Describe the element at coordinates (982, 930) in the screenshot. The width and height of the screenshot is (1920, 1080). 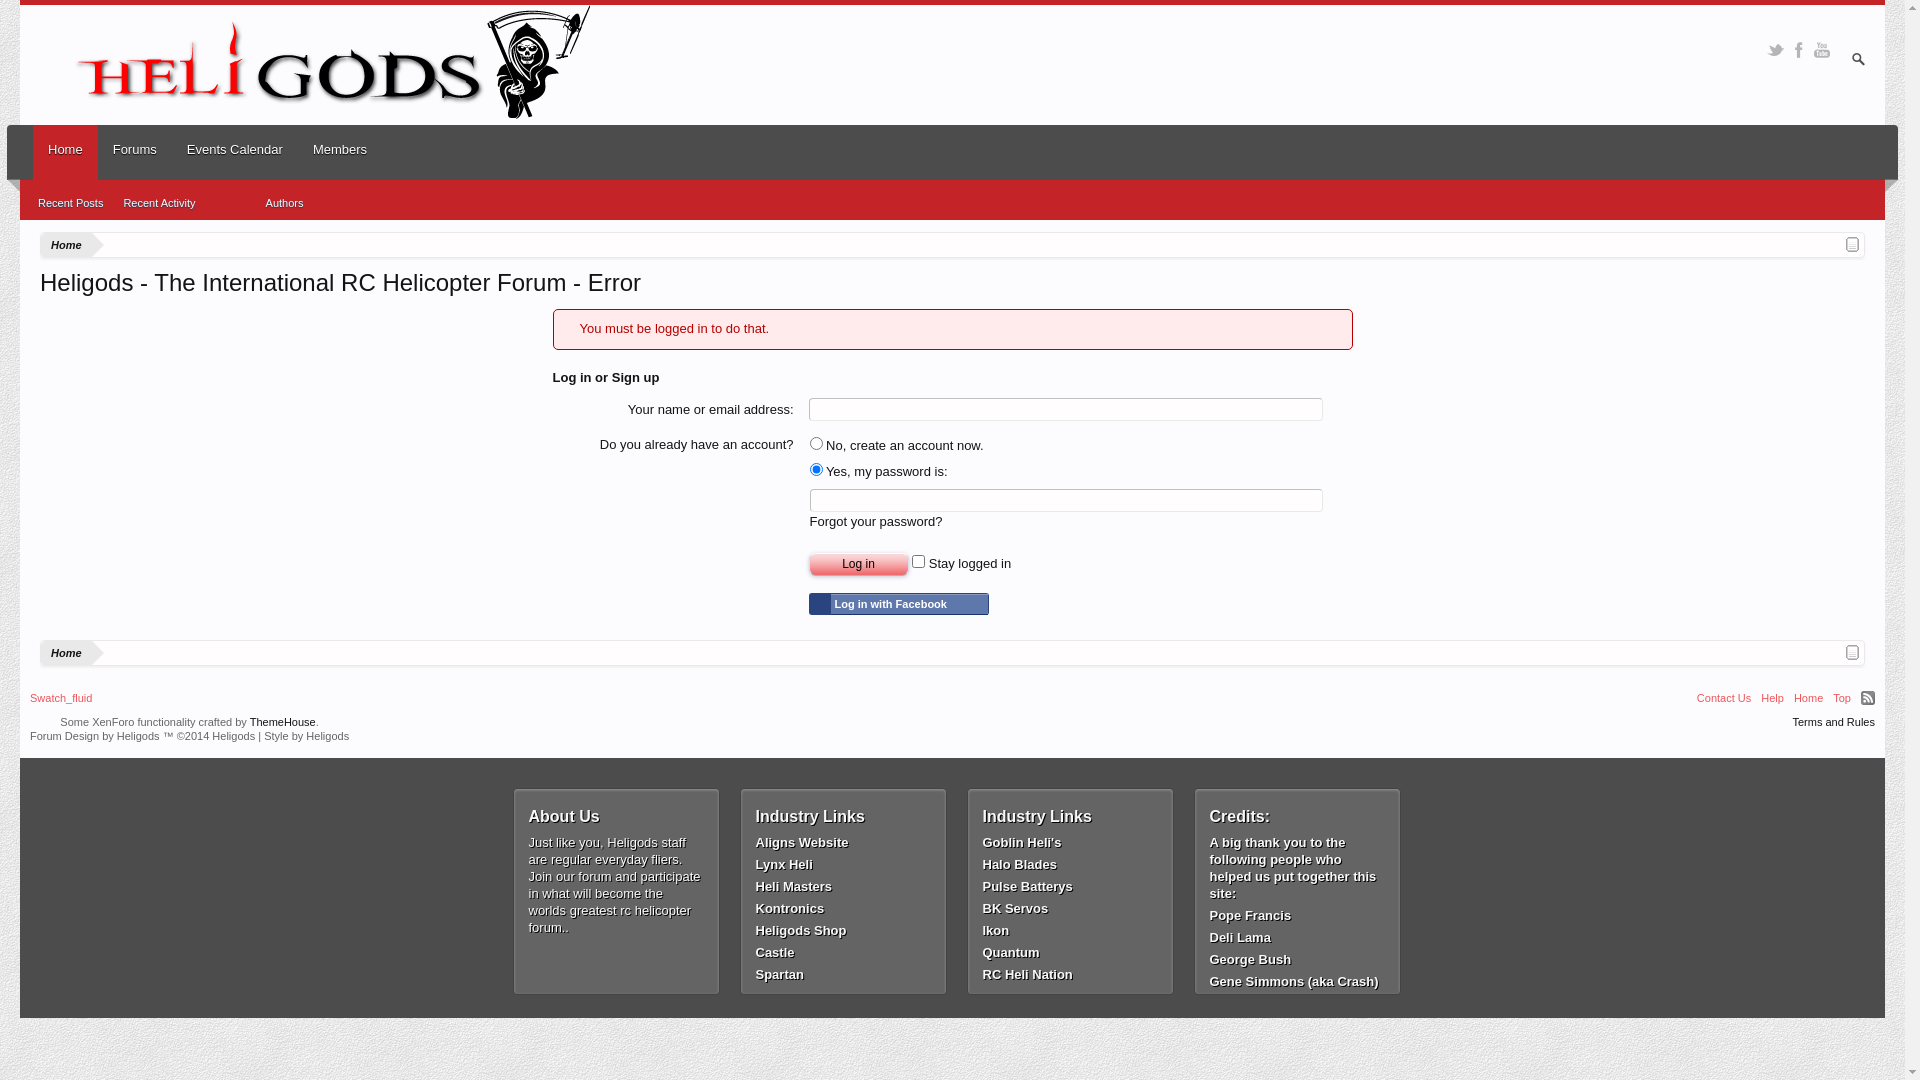
I see `'Ikon'` at that location.